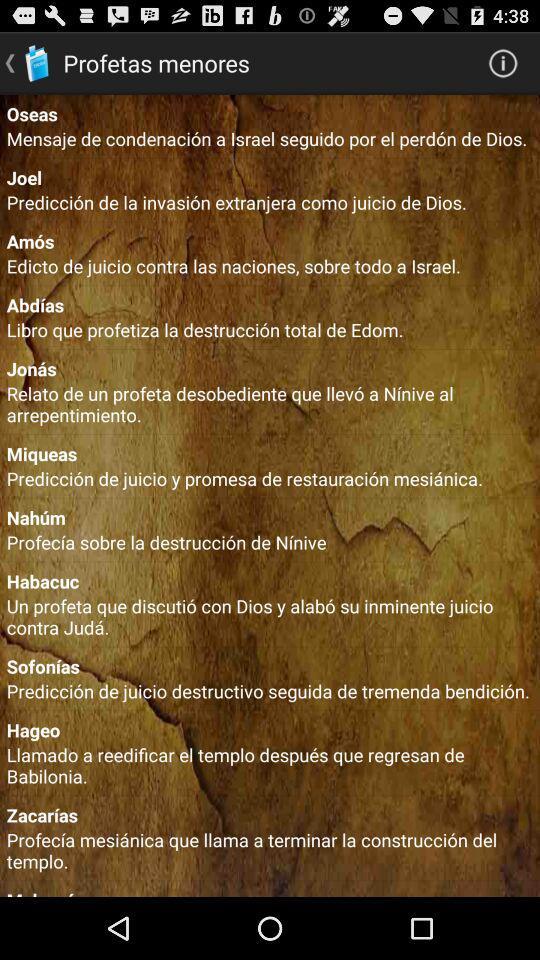 This screenshot has width=540, height=960. What do you see at coordinates (270, 581) in the screenshot?
I see `app above the un profeta que` at bounding box center [270, 581].